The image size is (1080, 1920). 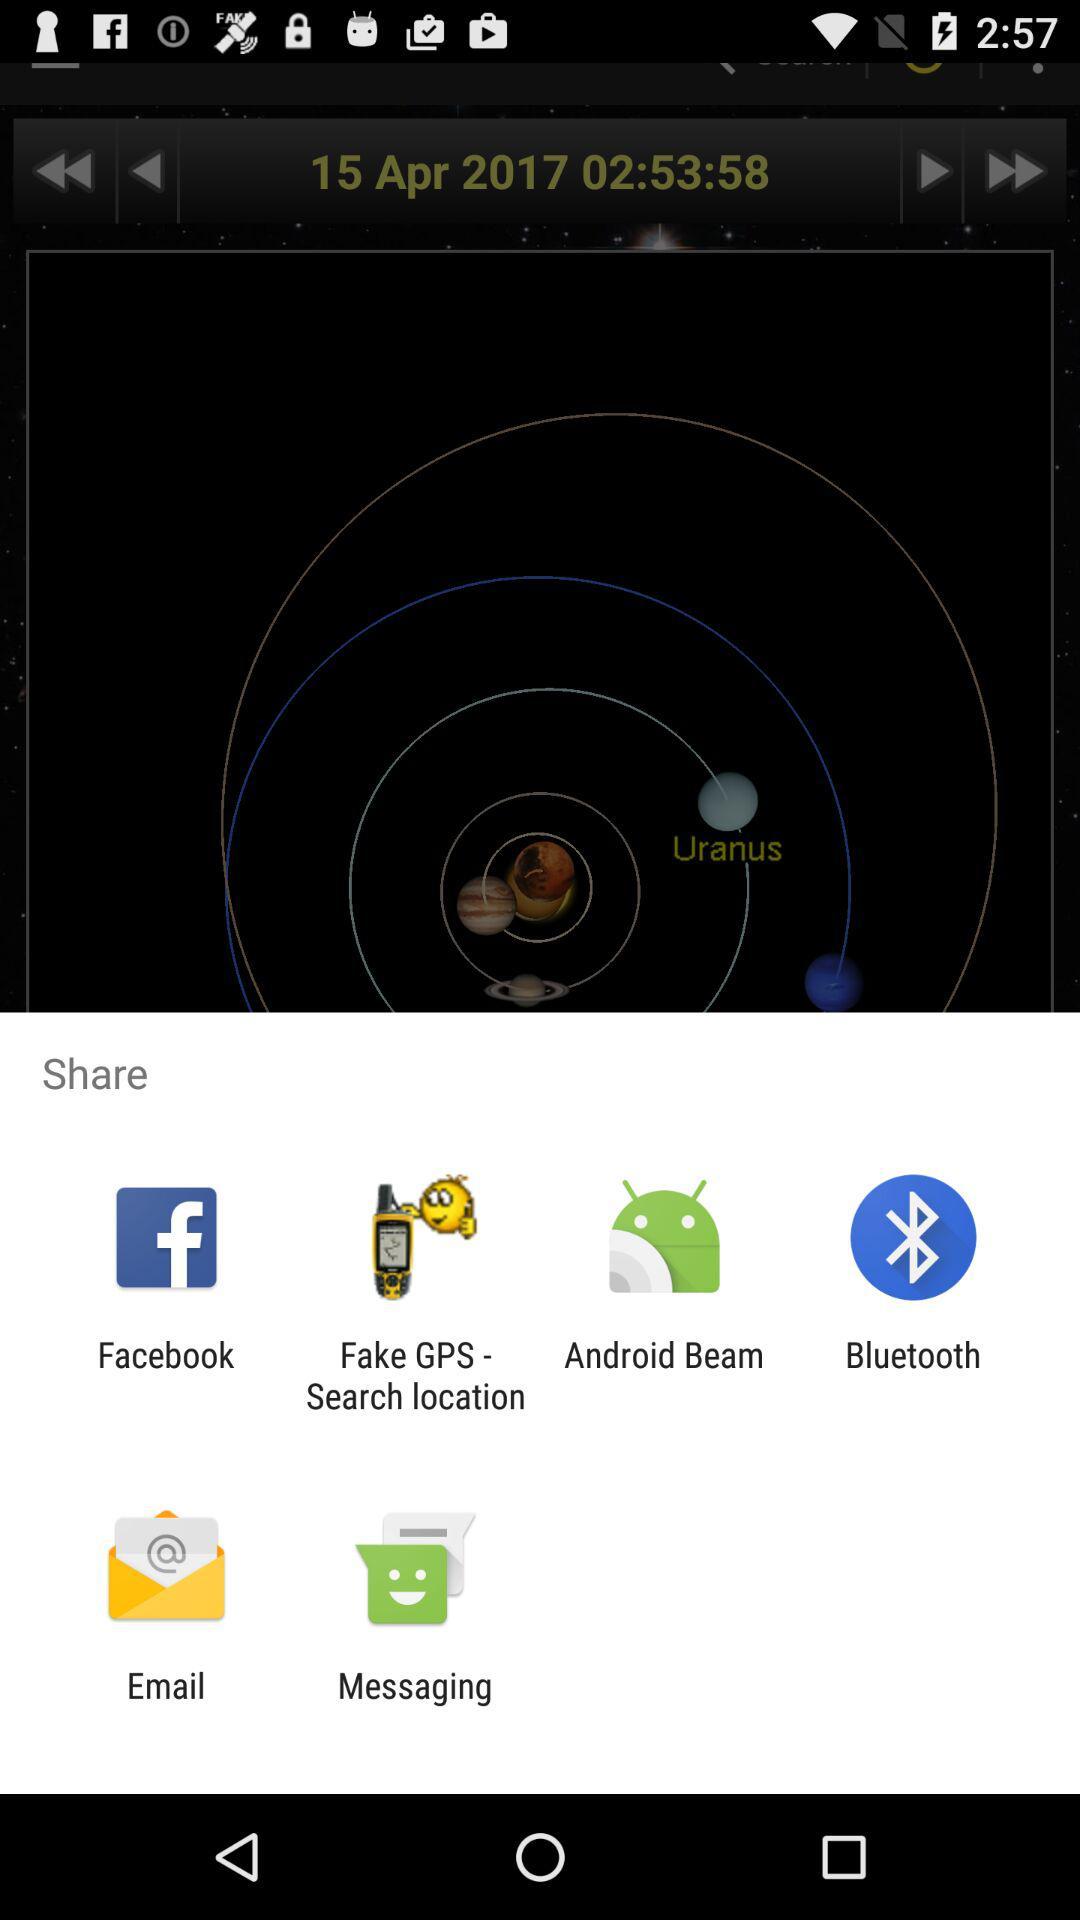 I want to click on bluetooth item, so click(x=913, y=1374).